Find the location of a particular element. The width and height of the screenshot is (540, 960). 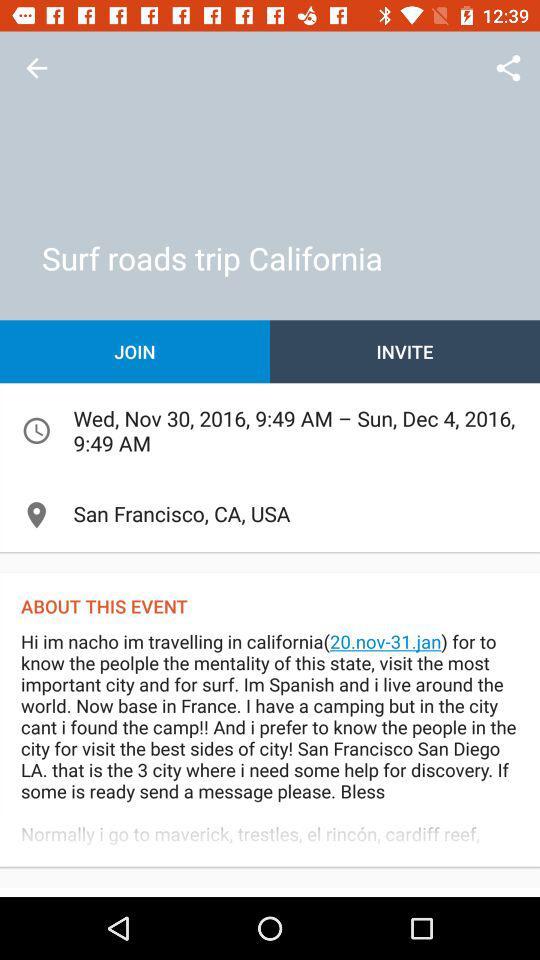

item at the top left corner is located at coordinates (36, 68).